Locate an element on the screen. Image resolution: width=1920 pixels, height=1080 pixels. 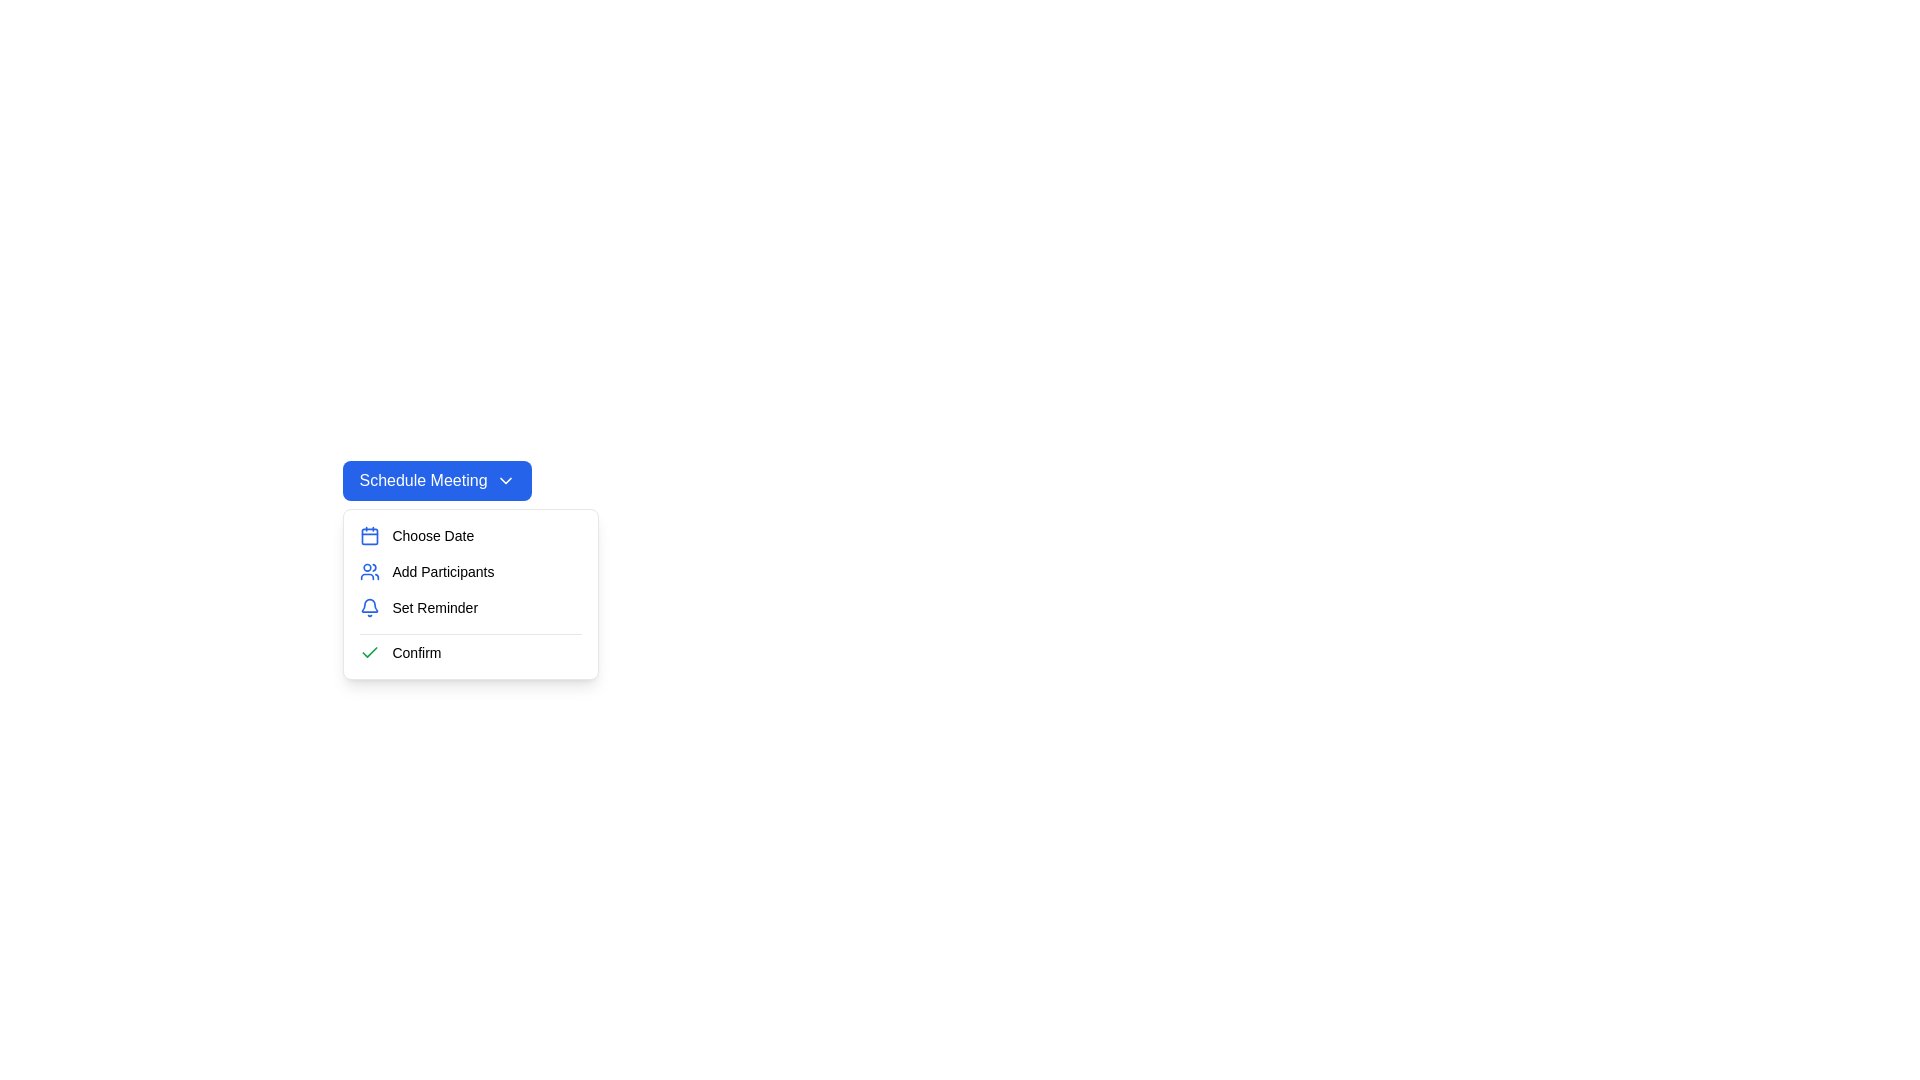
the confirmation status indicated by the icon located at the center of the 'Confirm' button area in the vertical list-group menu is located at coordinates (370, 652).